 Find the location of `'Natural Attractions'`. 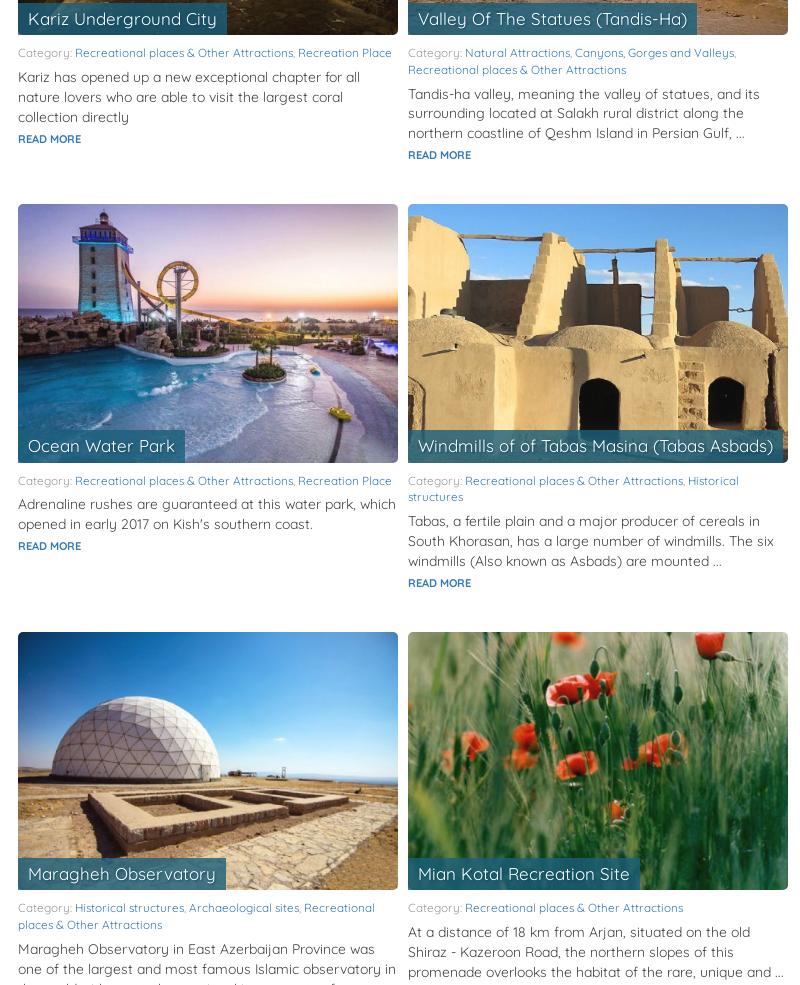

'Natural Attractions' is located at coordinates (516, 51).